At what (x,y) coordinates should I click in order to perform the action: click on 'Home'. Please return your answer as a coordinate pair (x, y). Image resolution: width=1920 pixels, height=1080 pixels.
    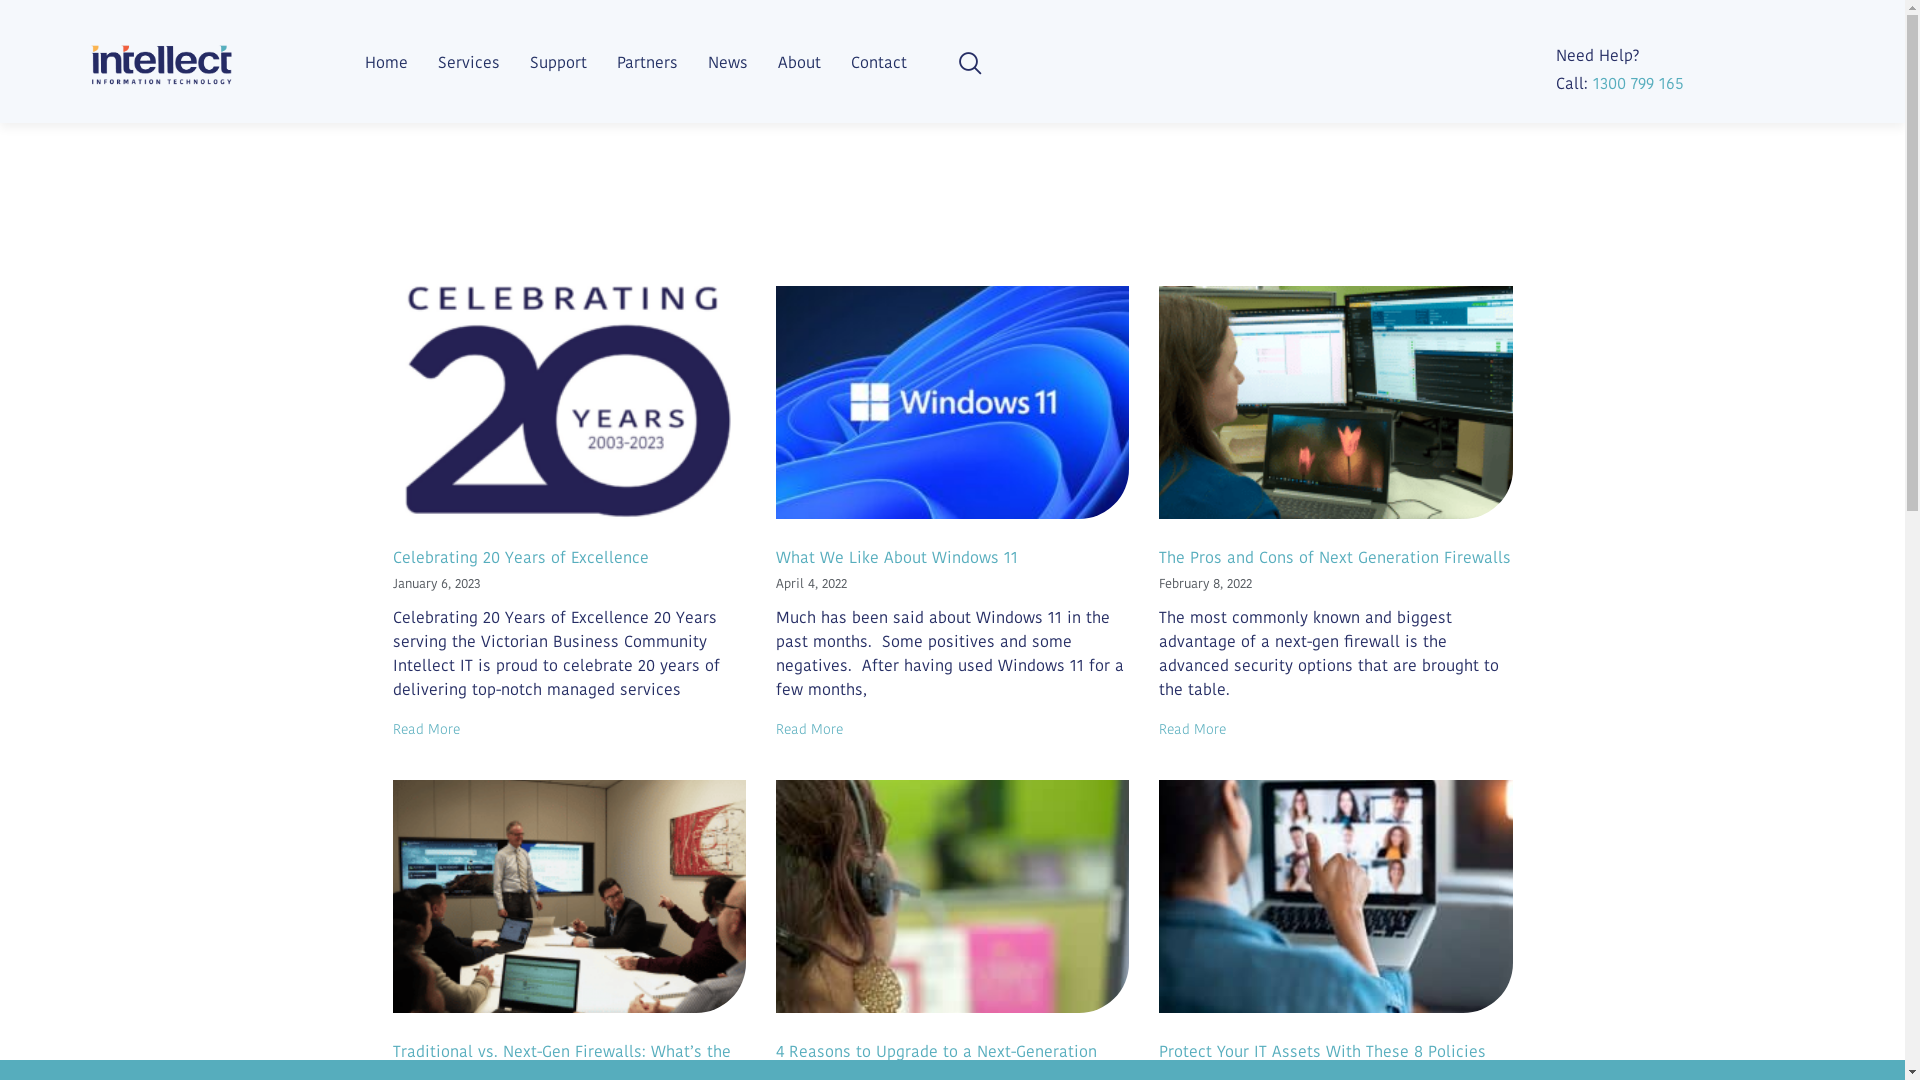
    Looking at the image, I should click on (364, 61).